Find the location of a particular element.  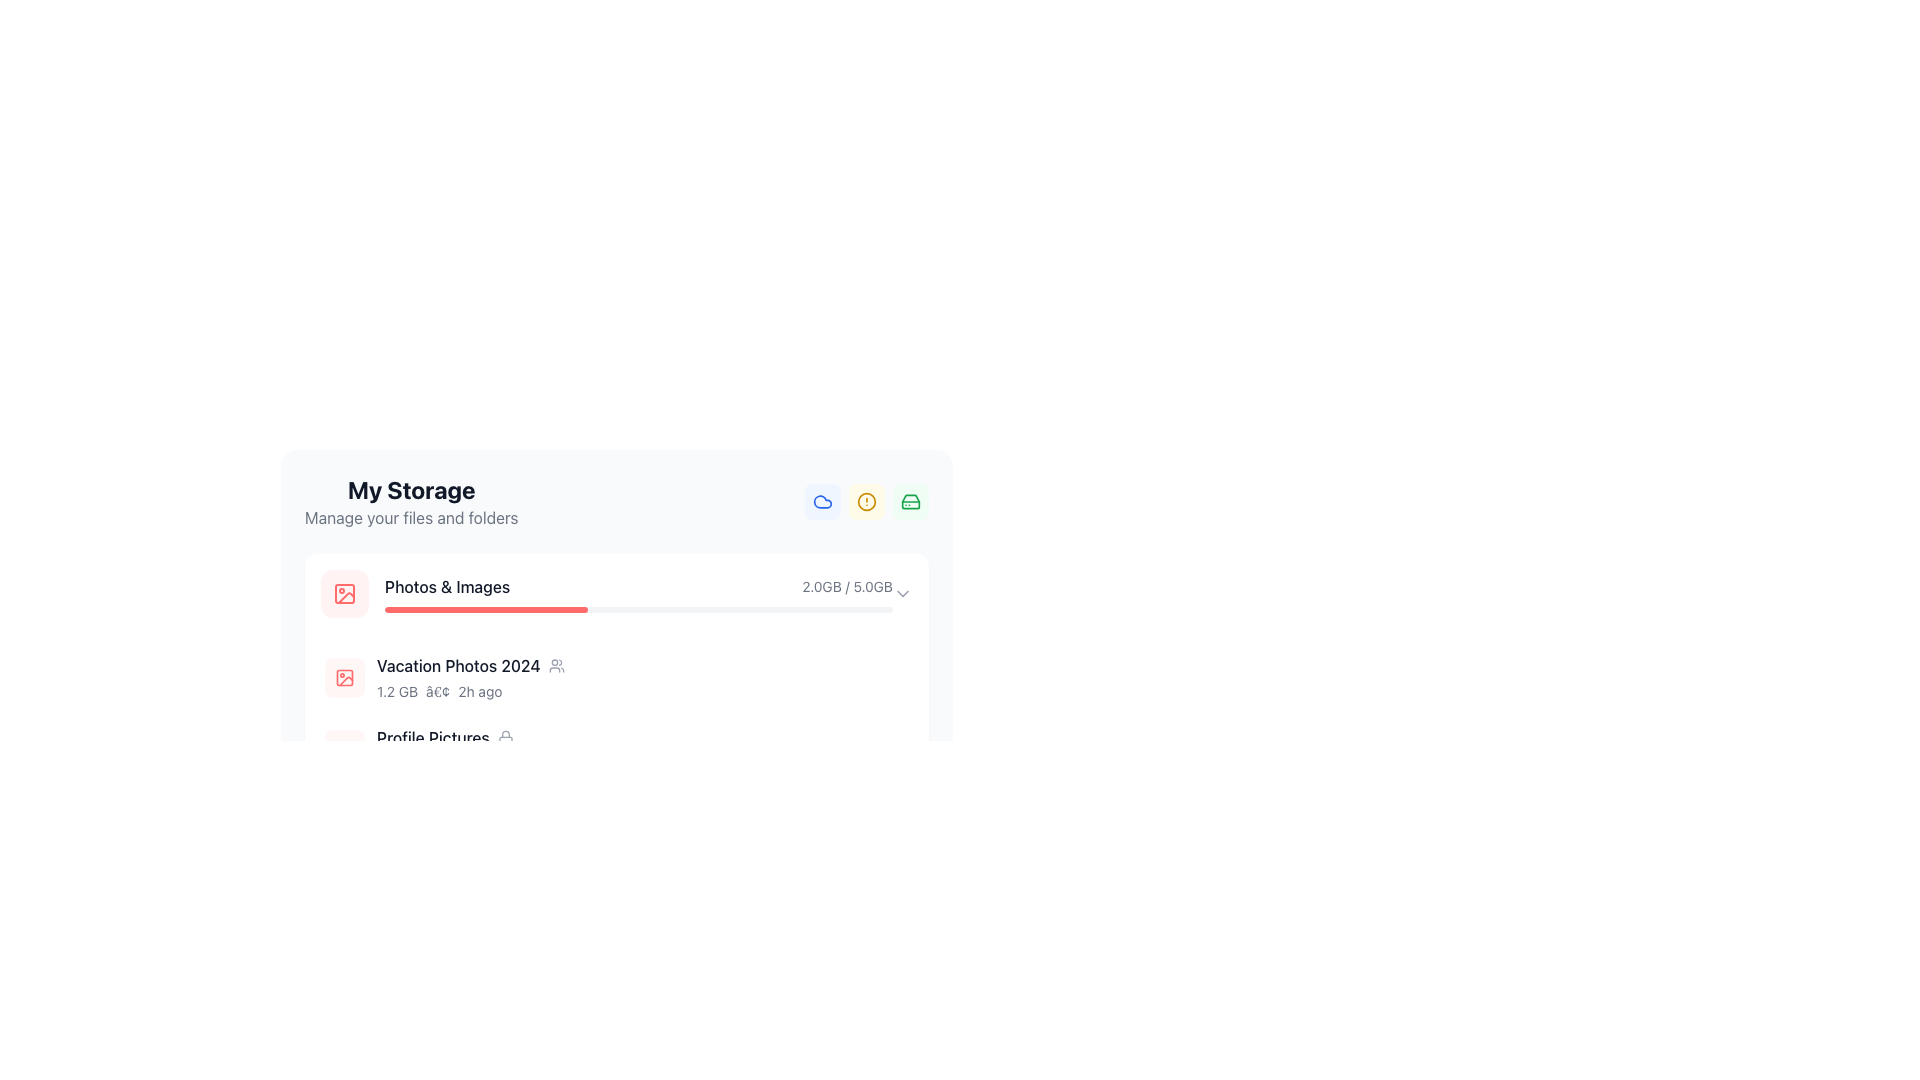

the Progress bar for 'Photos & Images' is located at coordinates (605, 593).